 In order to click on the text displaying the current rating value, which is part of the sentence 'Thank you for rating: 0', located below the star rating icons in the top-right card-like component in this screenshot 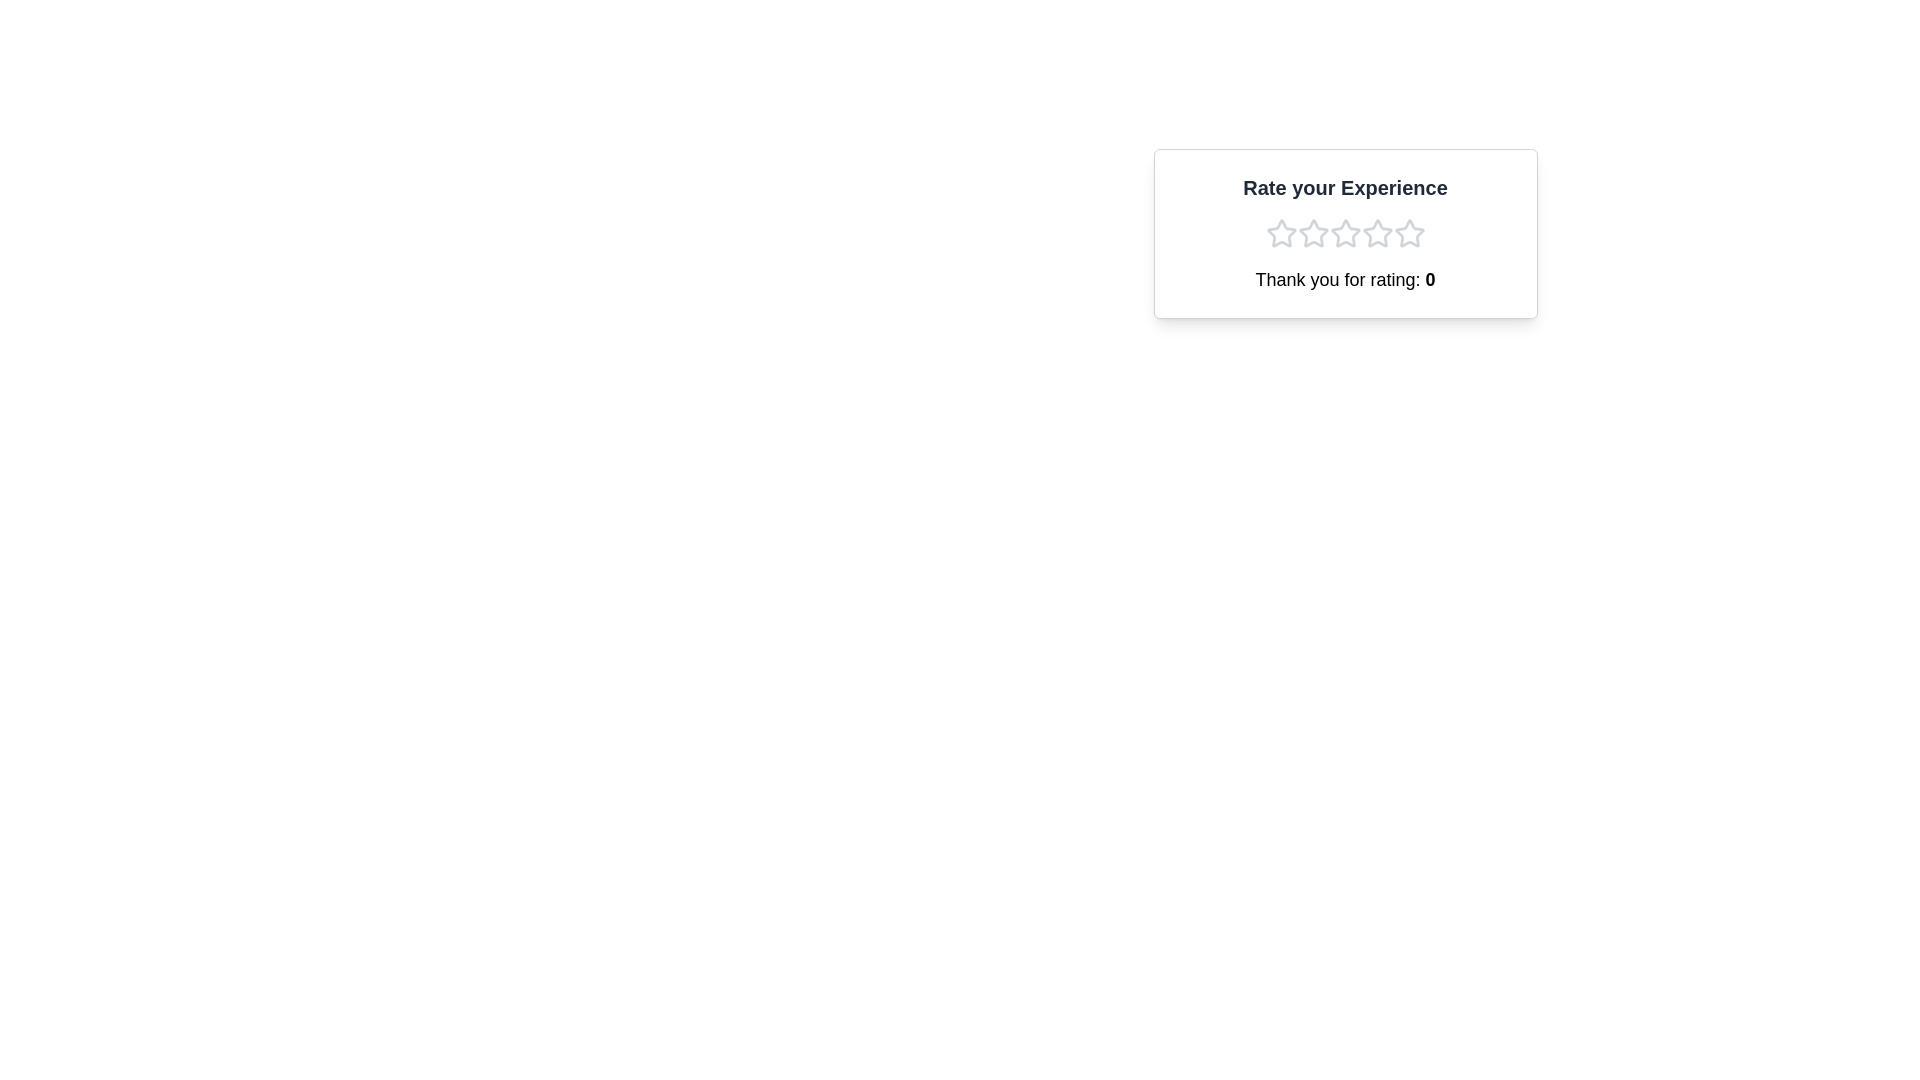, I will do `click(1429, 280)`.